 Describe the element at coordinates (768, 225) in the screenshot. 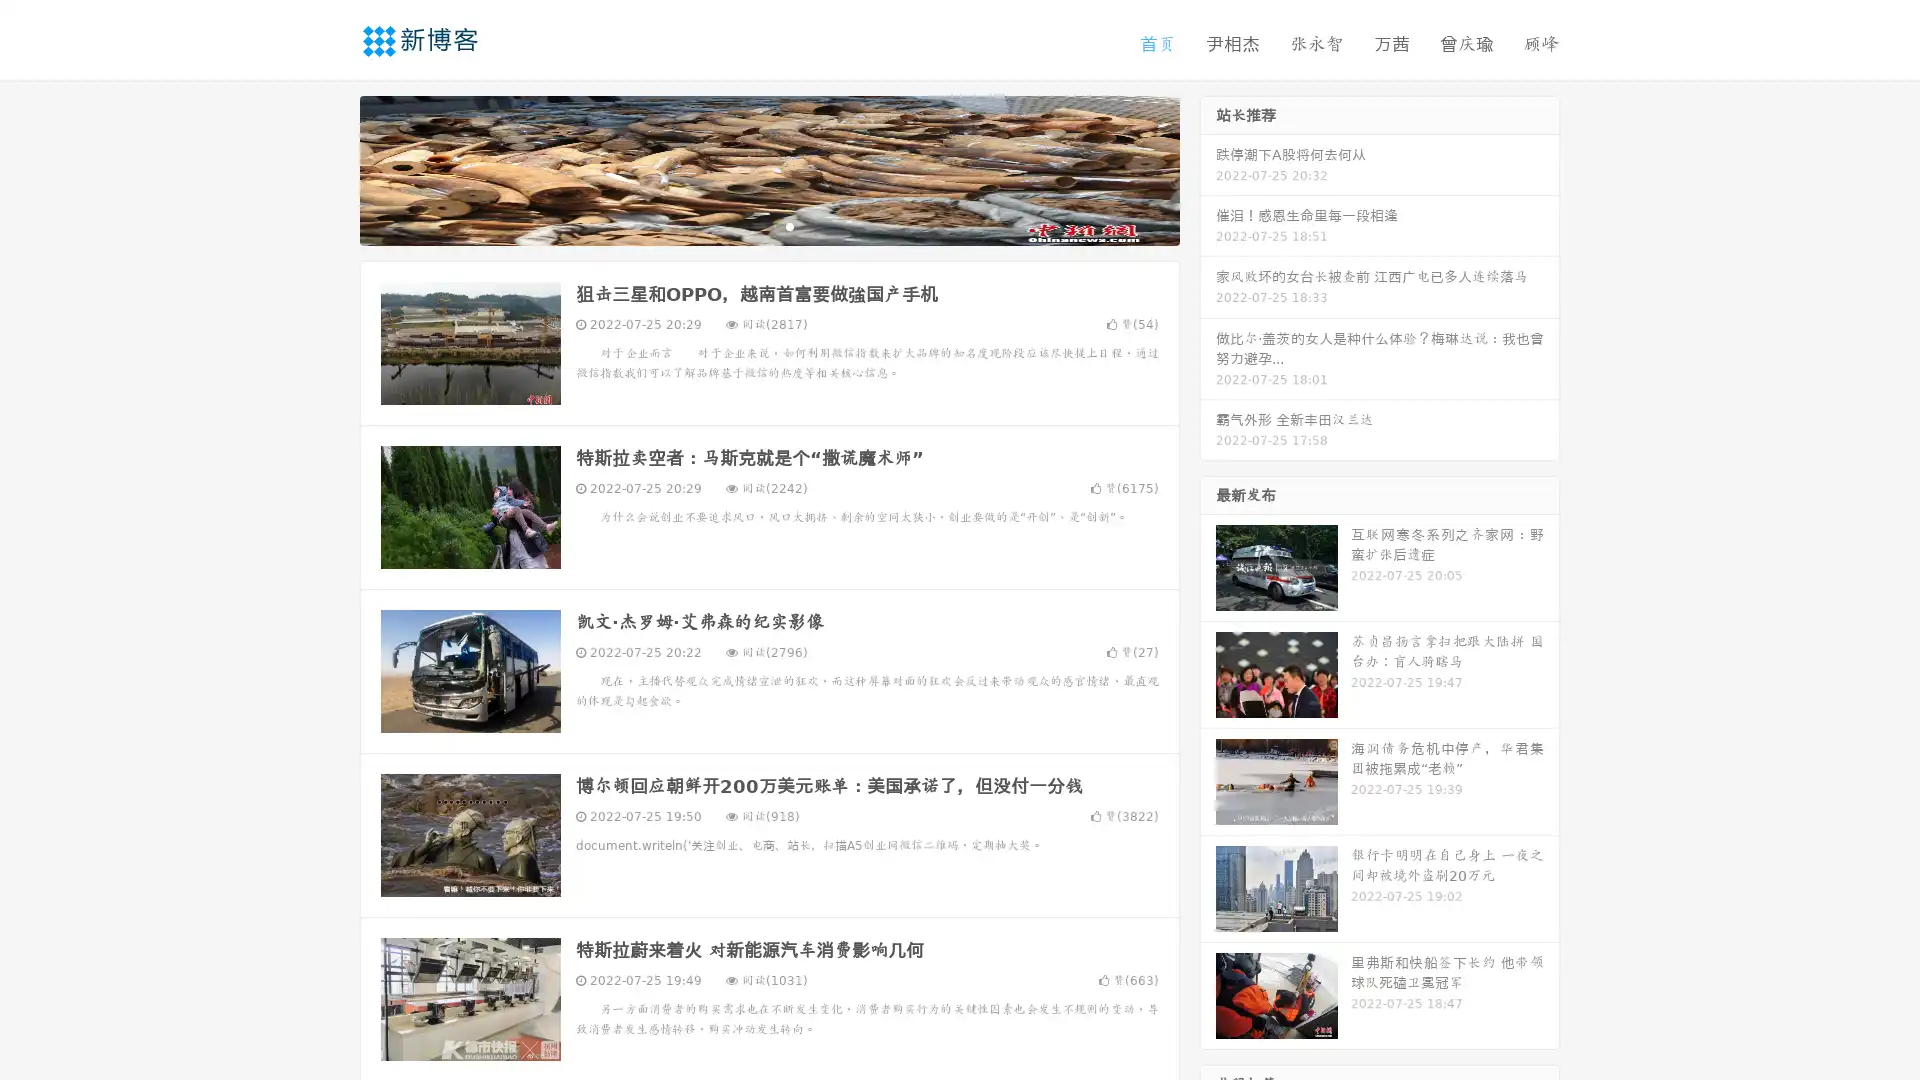

I see `Go to slide 2` at that location.